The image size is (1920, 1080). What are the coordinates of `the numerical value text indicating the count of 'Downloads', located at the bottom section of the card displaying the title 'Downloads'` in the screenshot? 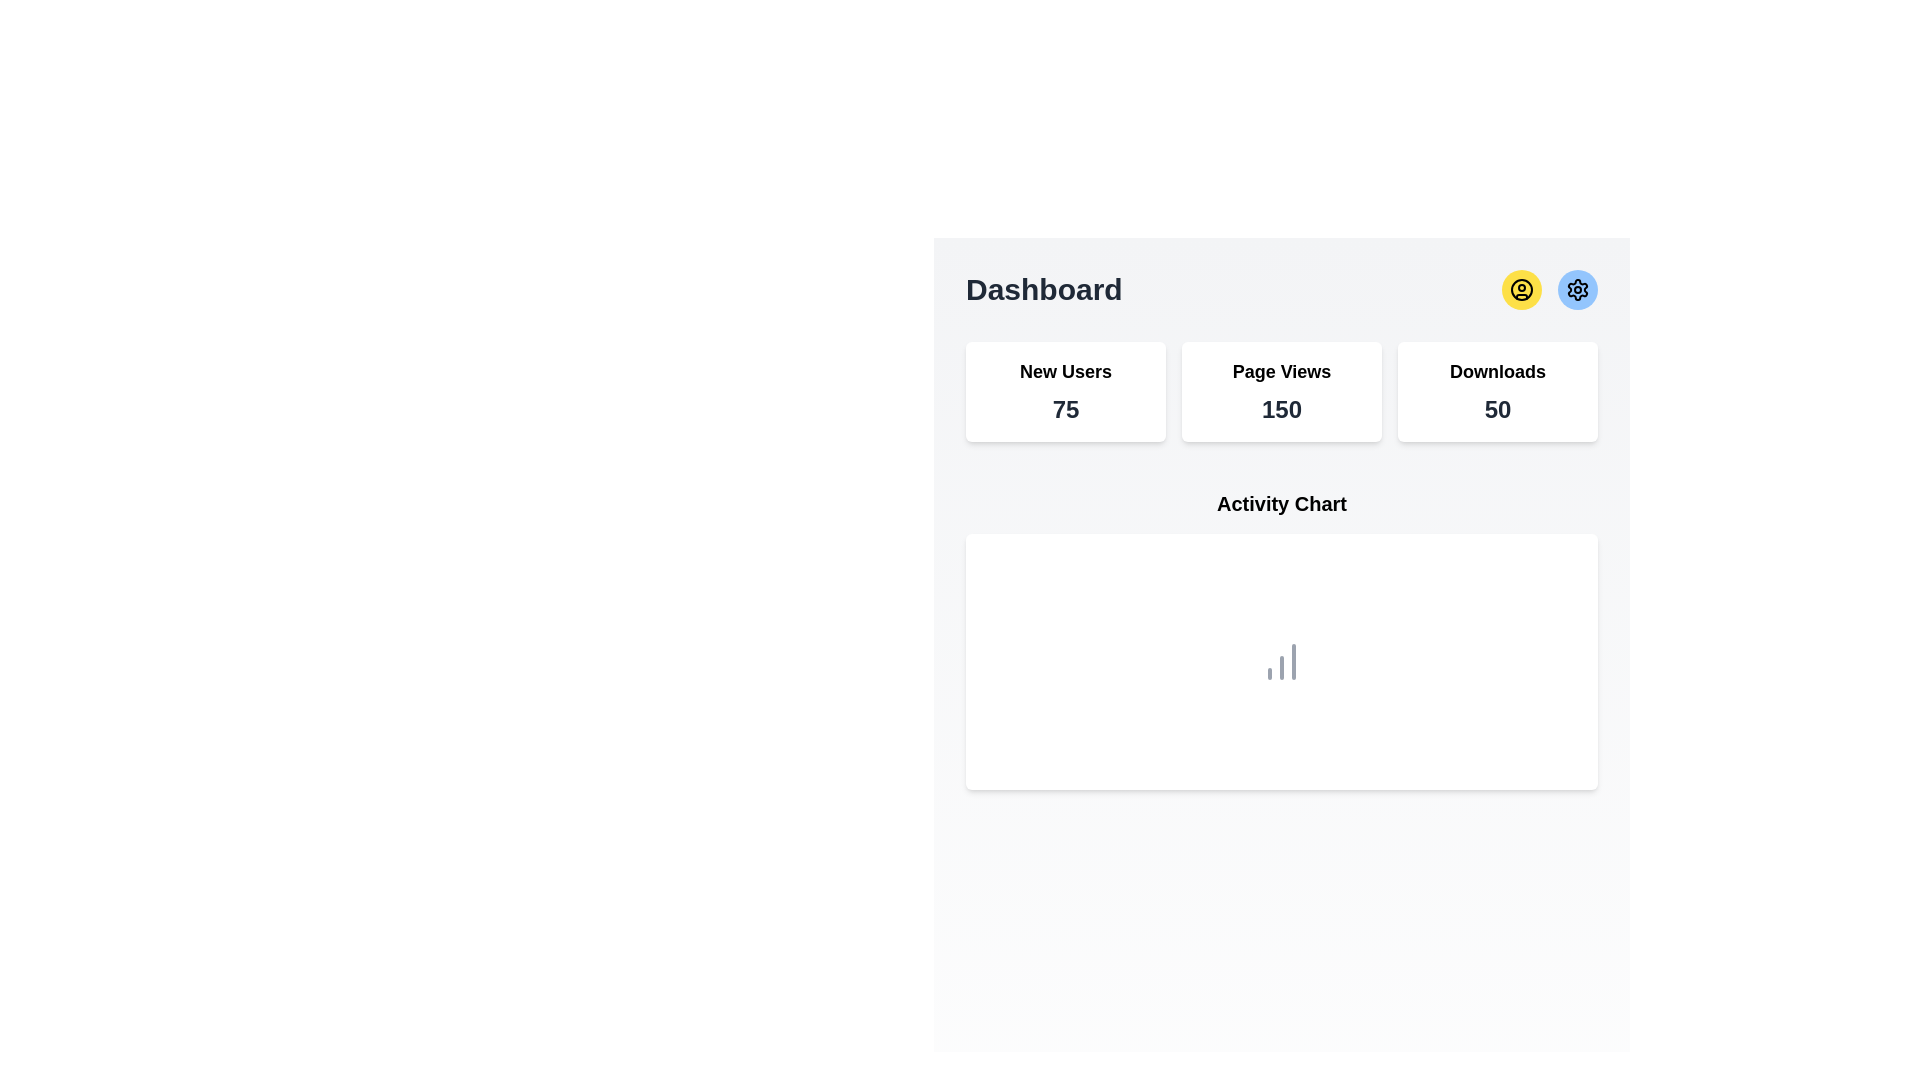 It's located at (1497, 408).